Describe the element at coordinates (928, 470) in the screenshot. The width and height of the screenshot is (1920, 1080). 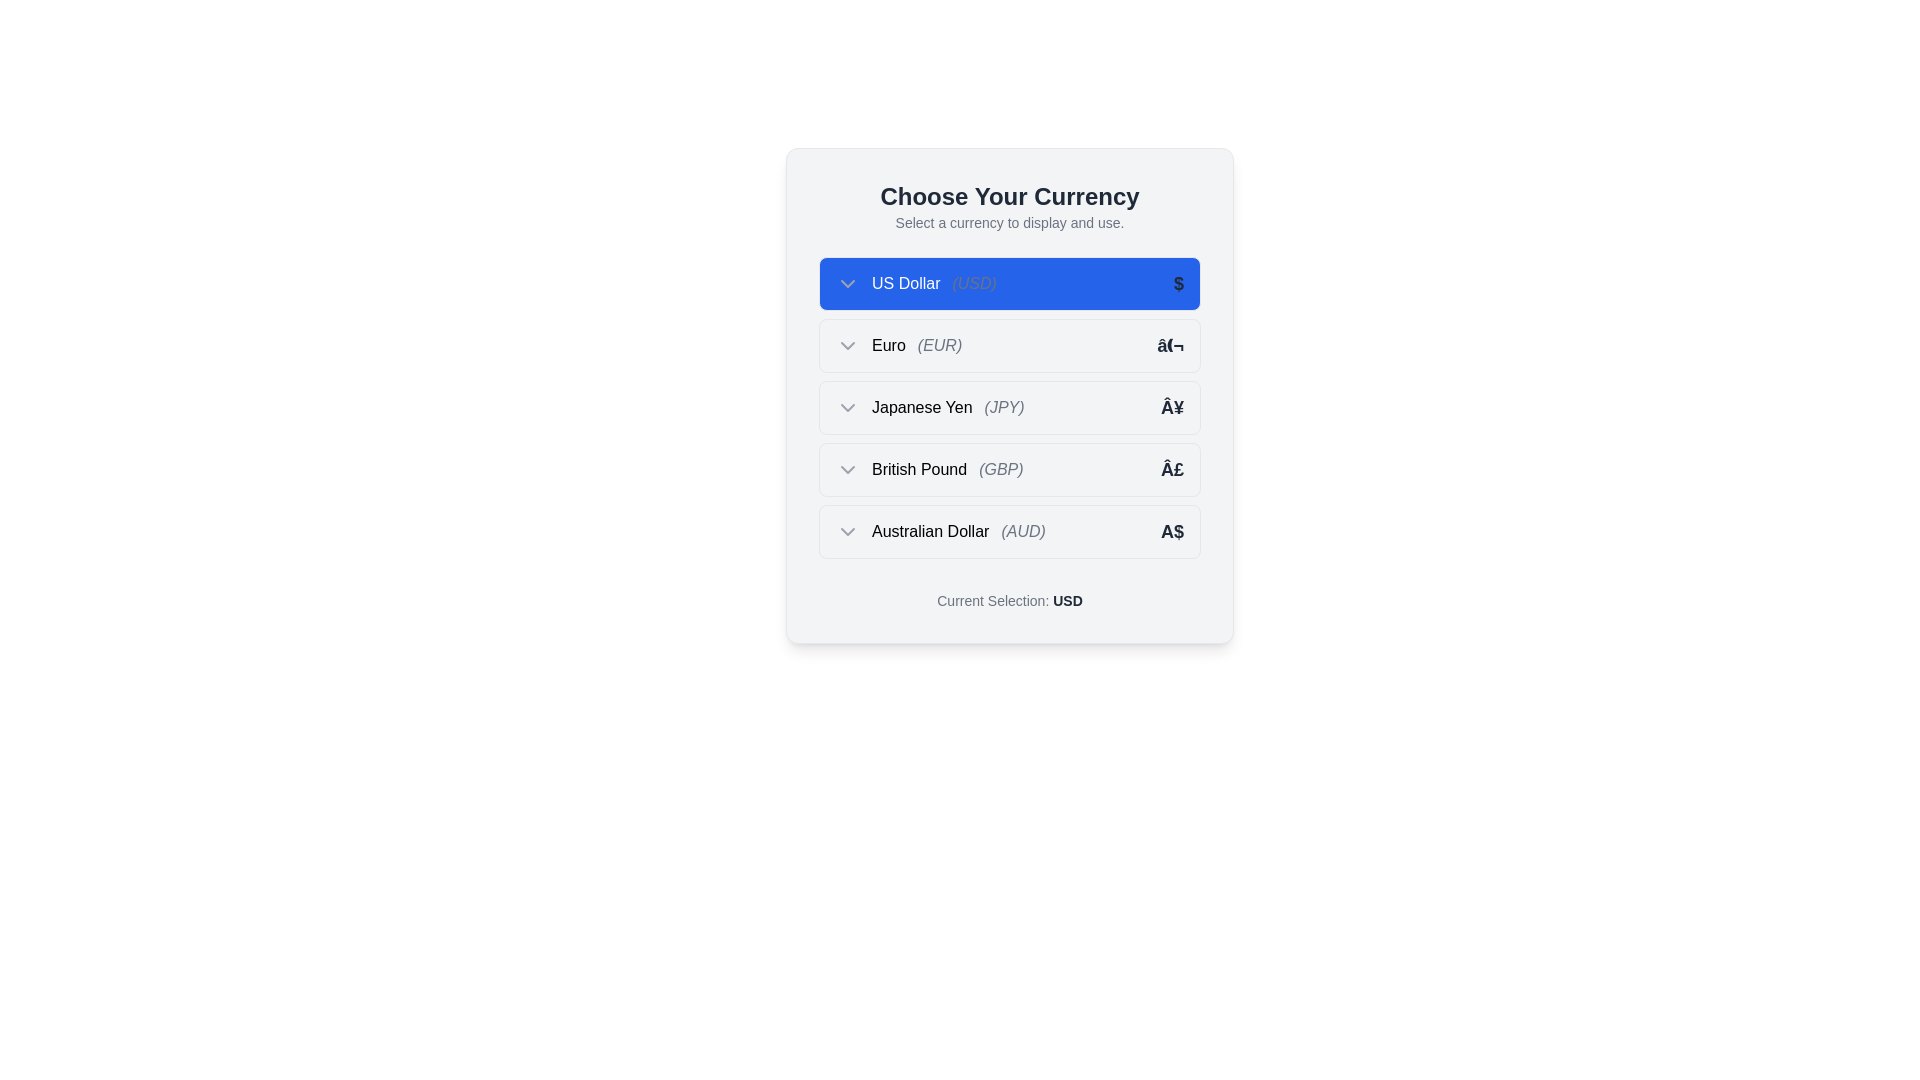
I see `the 'British Pound (GBP)' selection button, which is the third option in the currency list` at that location.